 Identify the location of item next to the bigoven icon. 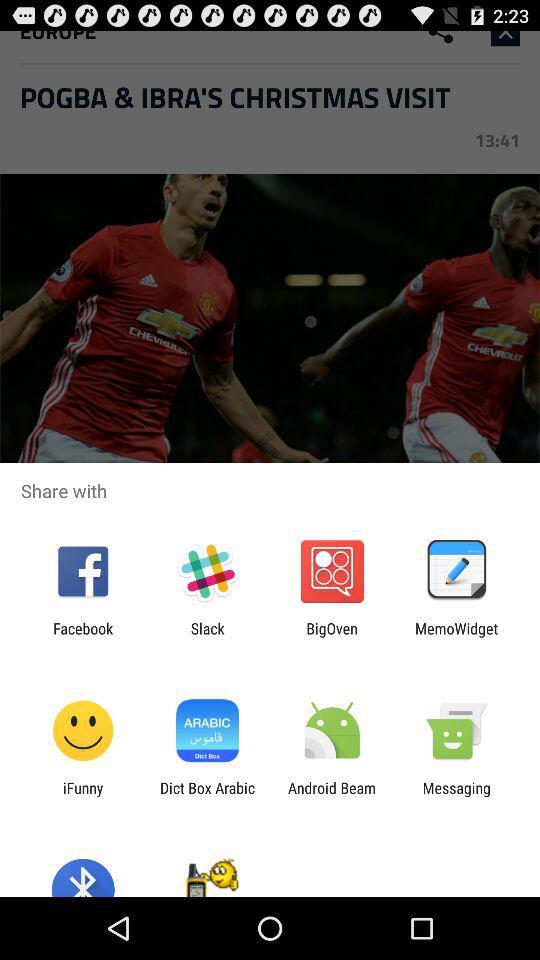
(456, 636).